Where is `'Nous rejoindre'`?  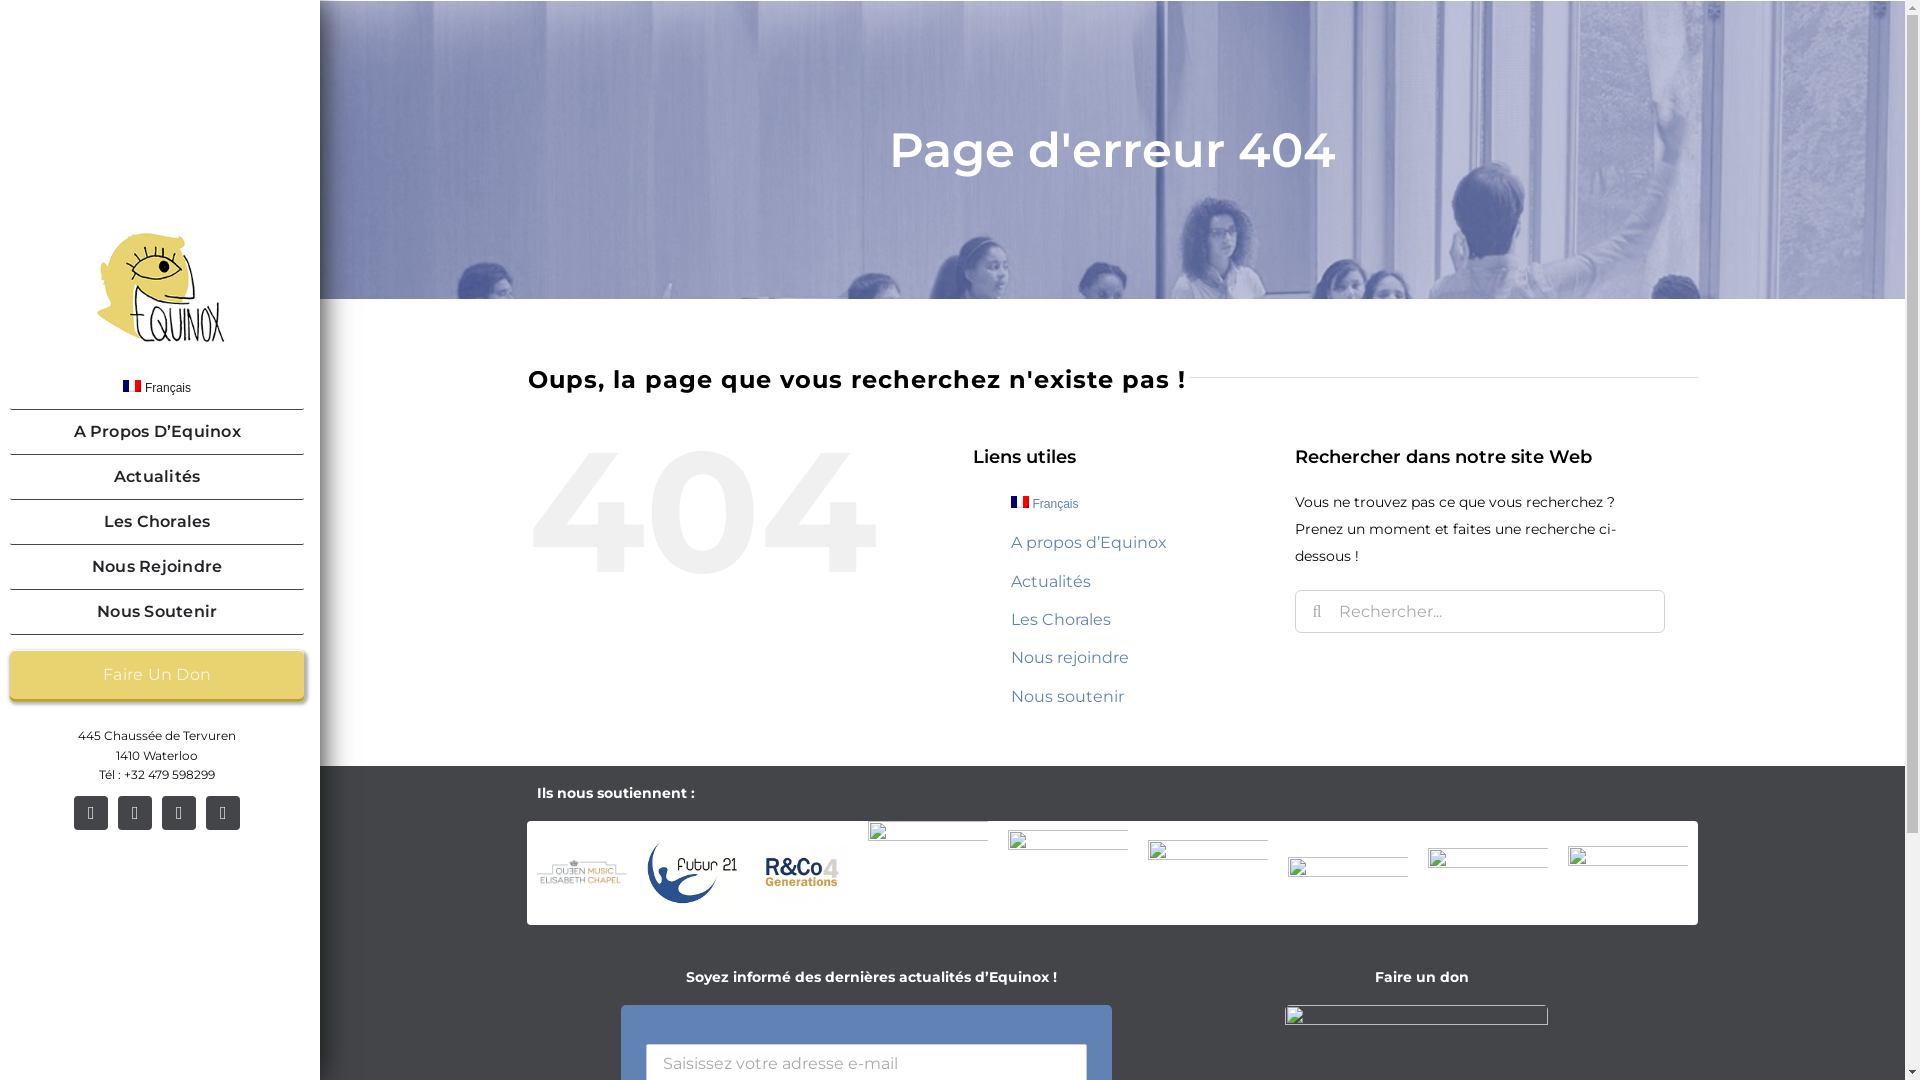 'Nous rejoindre' is located at coordinates (1069, 657).